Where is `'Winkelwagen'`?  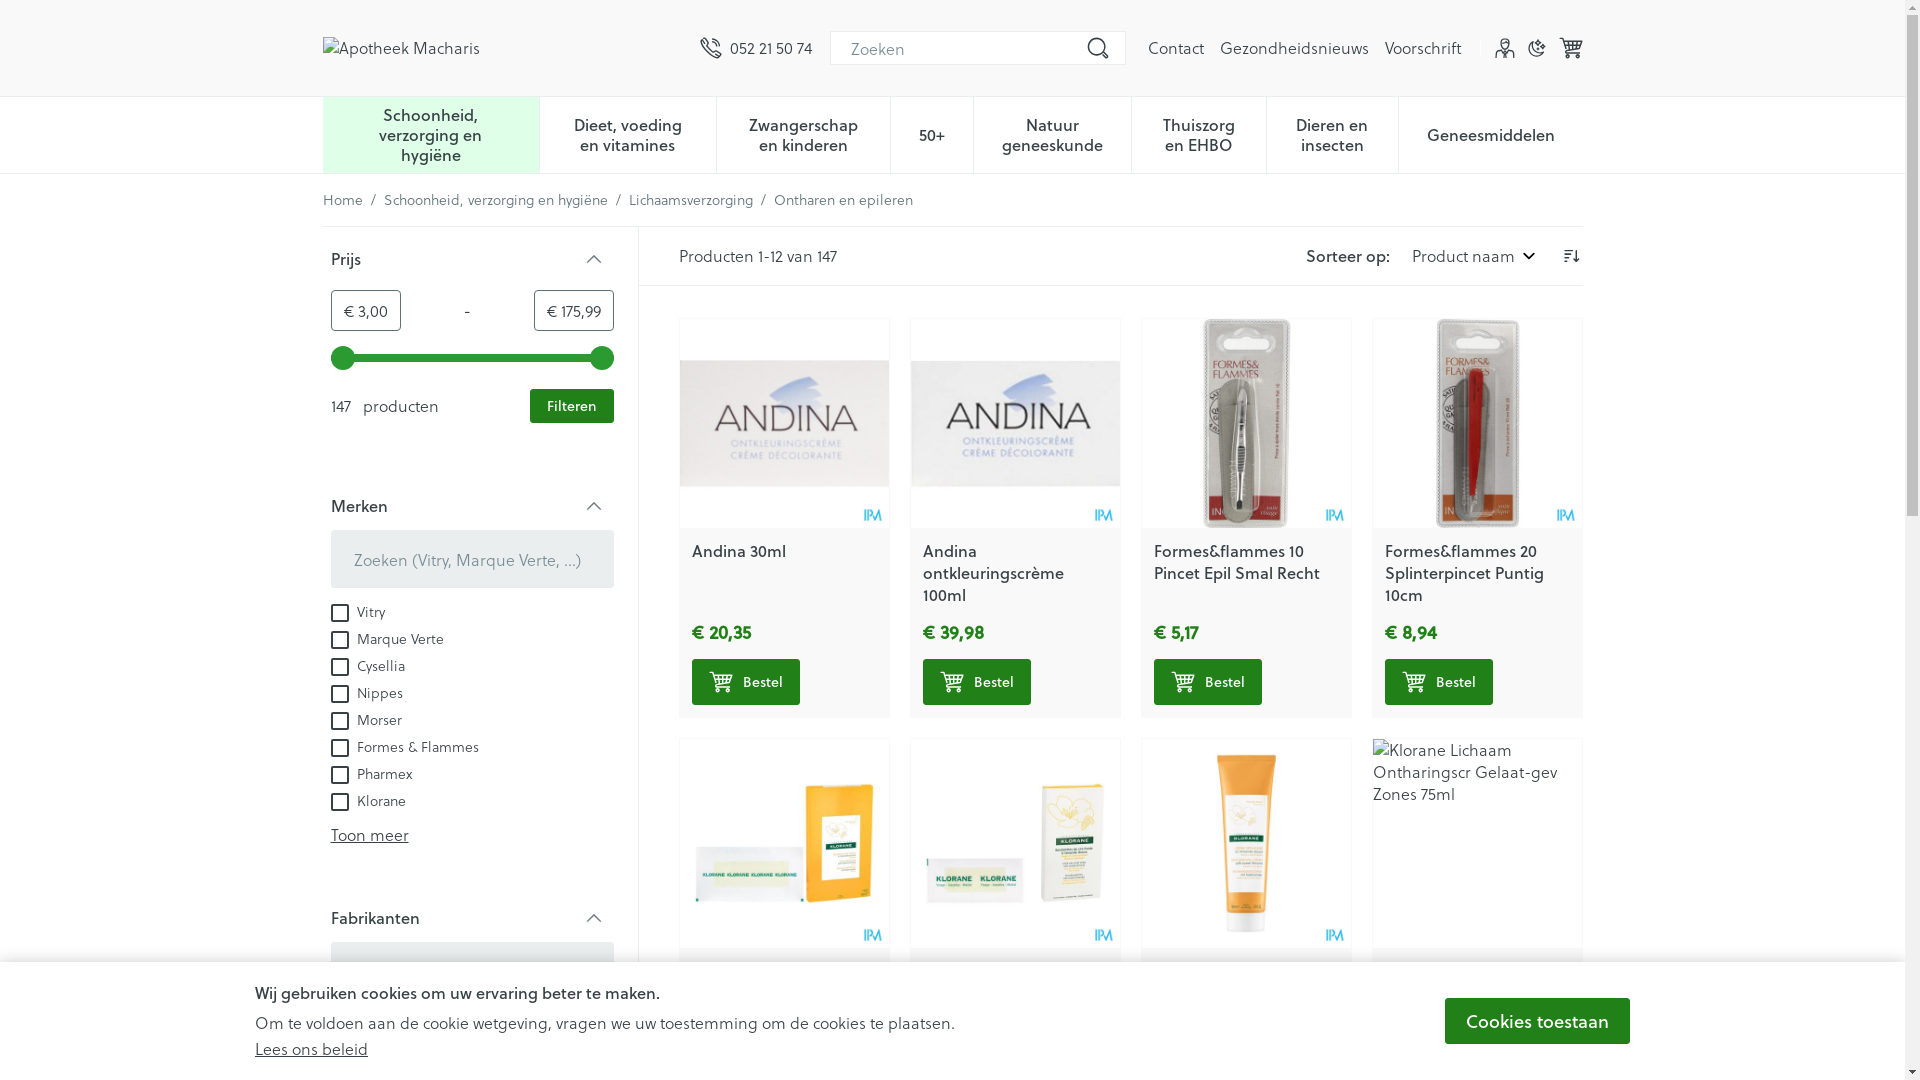
'Winkelwagen' is located at coordinates (1557, 46).